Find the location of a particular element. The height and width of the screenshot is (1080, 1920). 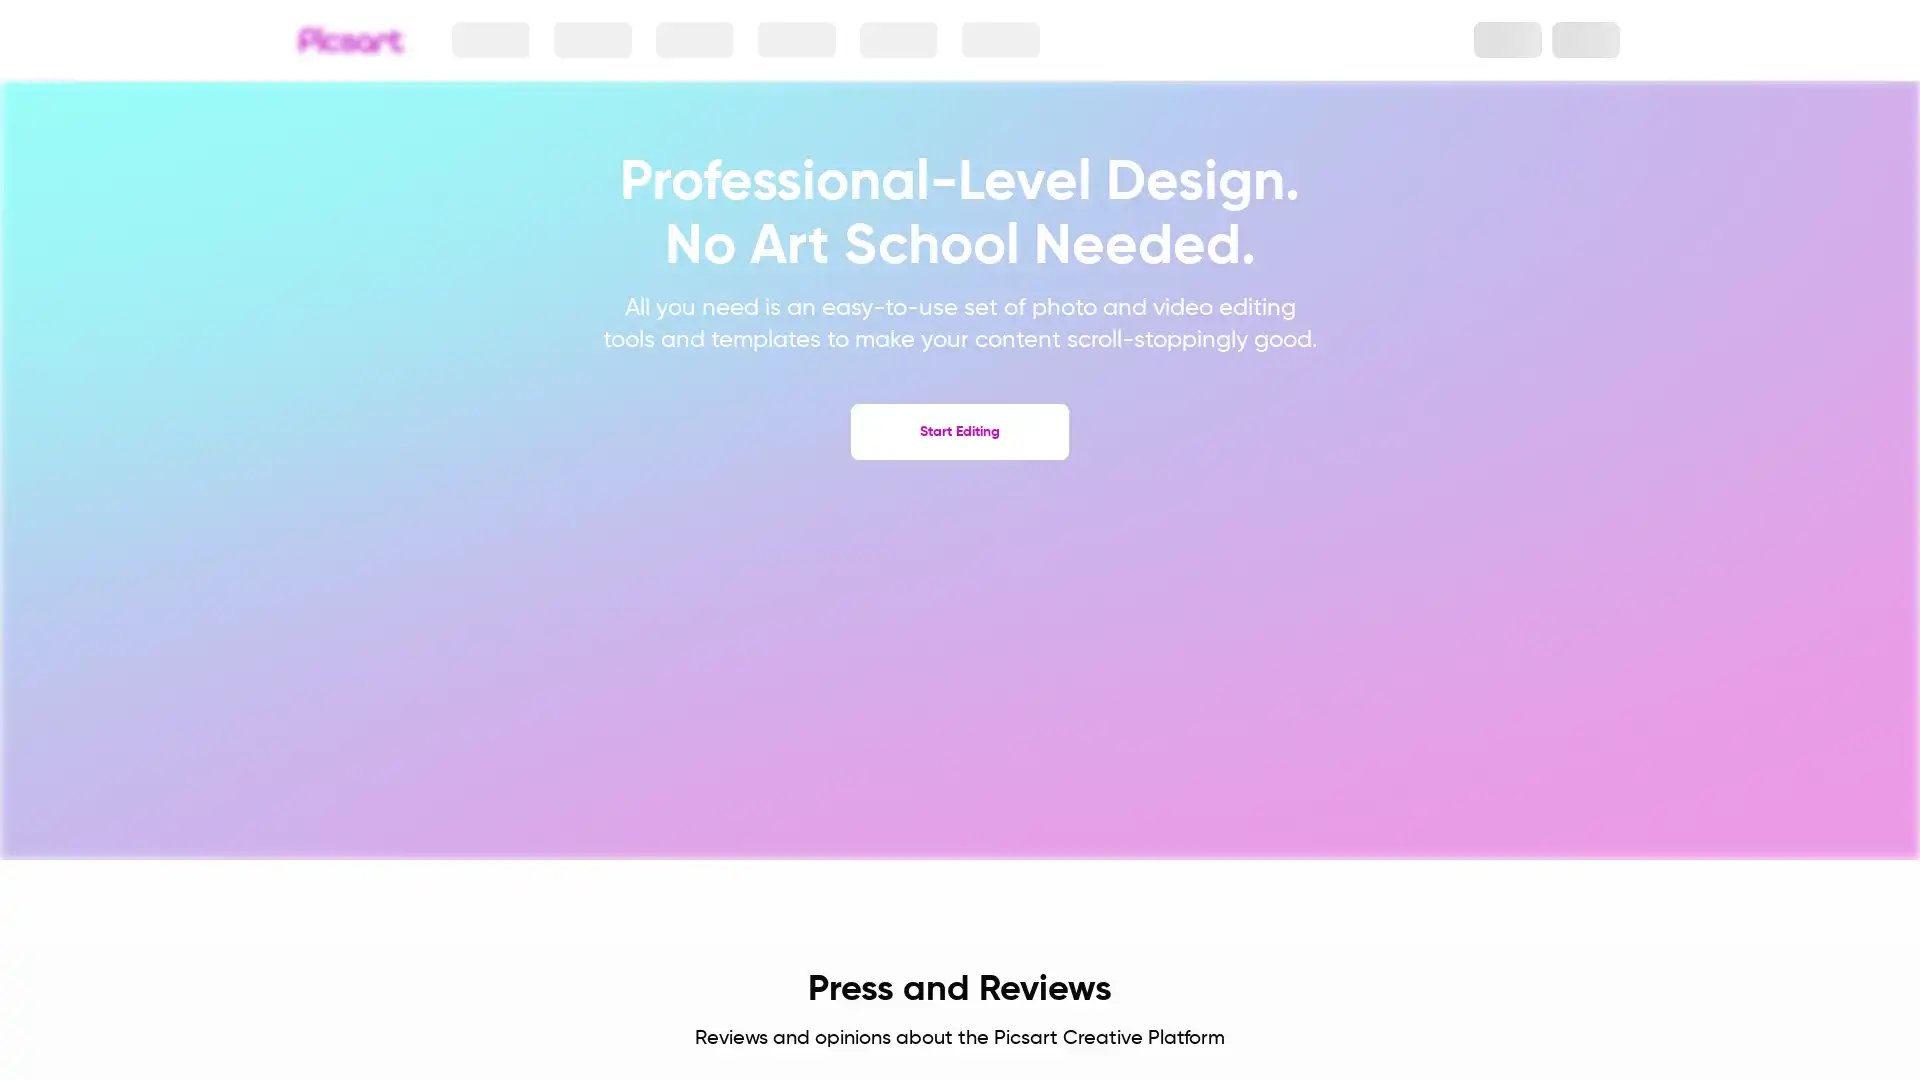

Editing Tools and Features Menu is located at coordinates (794, 39).